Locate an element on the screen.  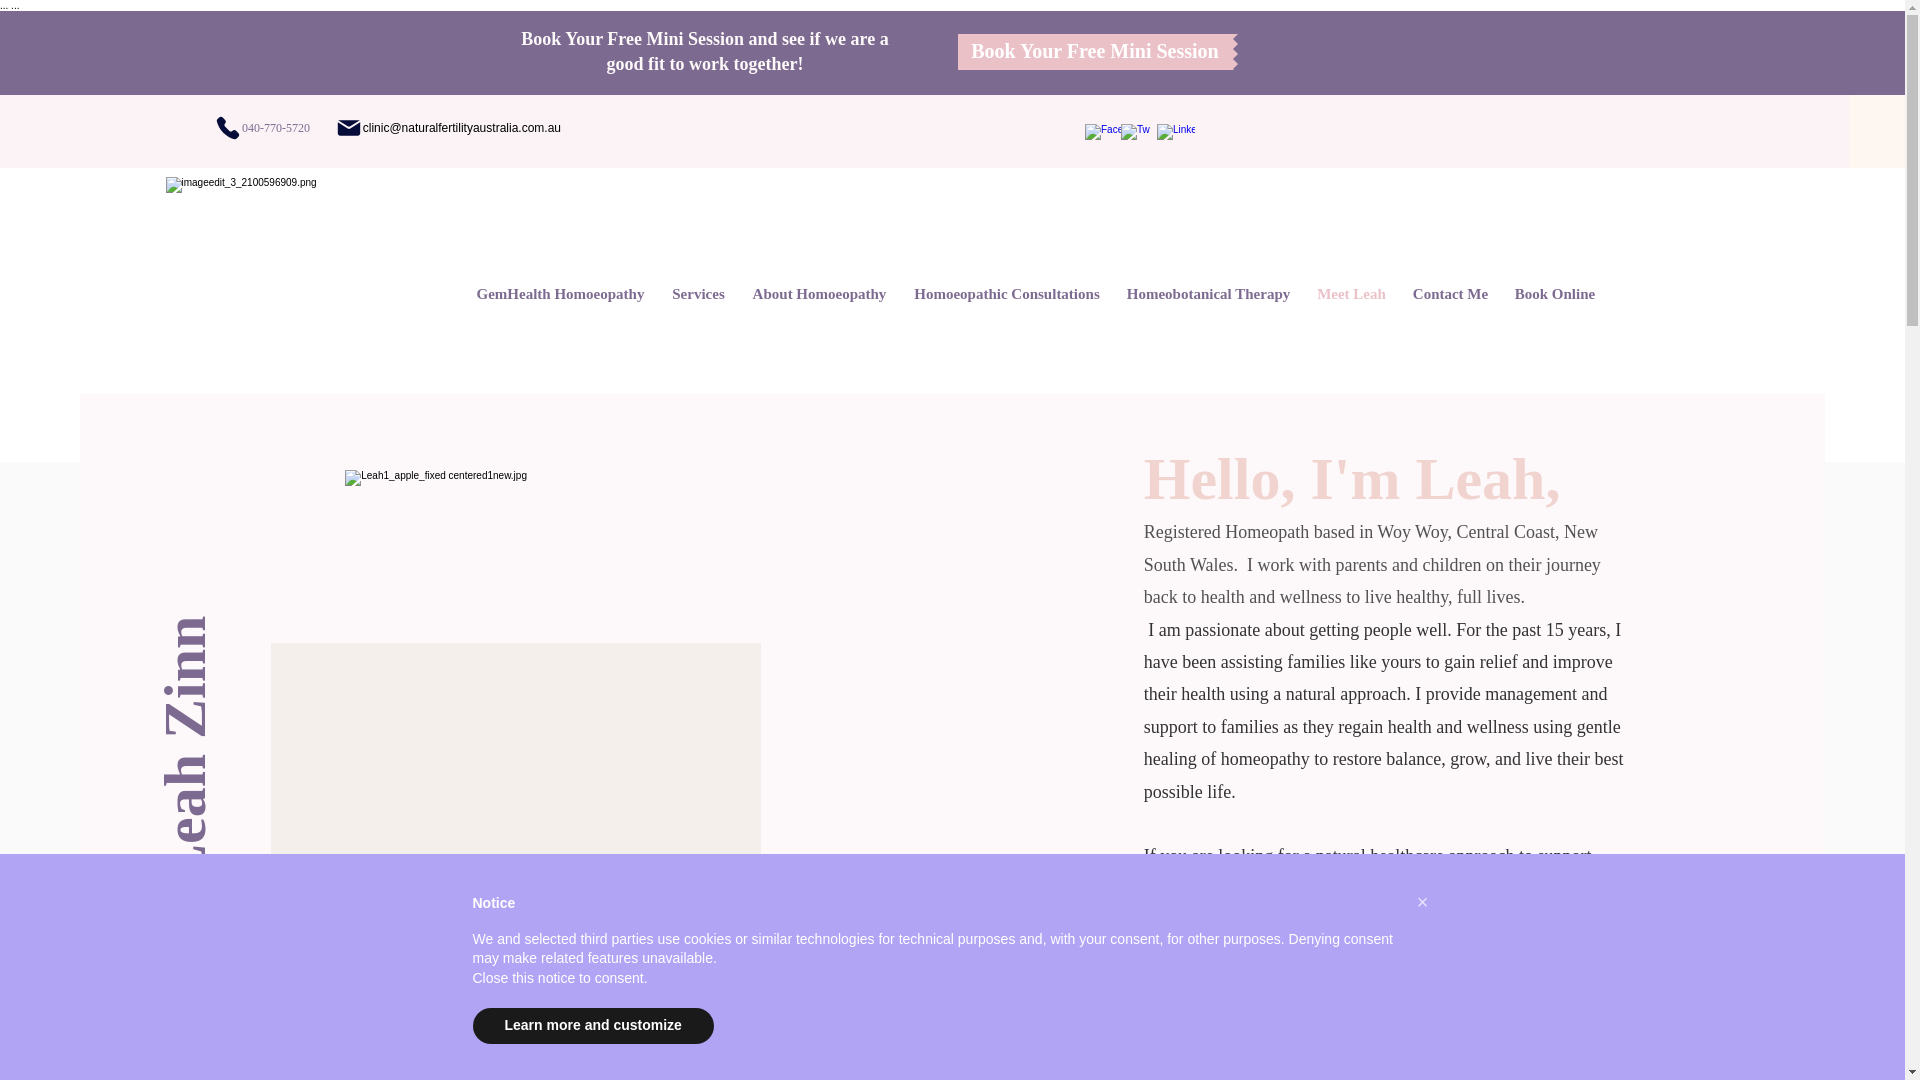
'Homeobotanical Therapy' is located at coordinates (1208, 293).